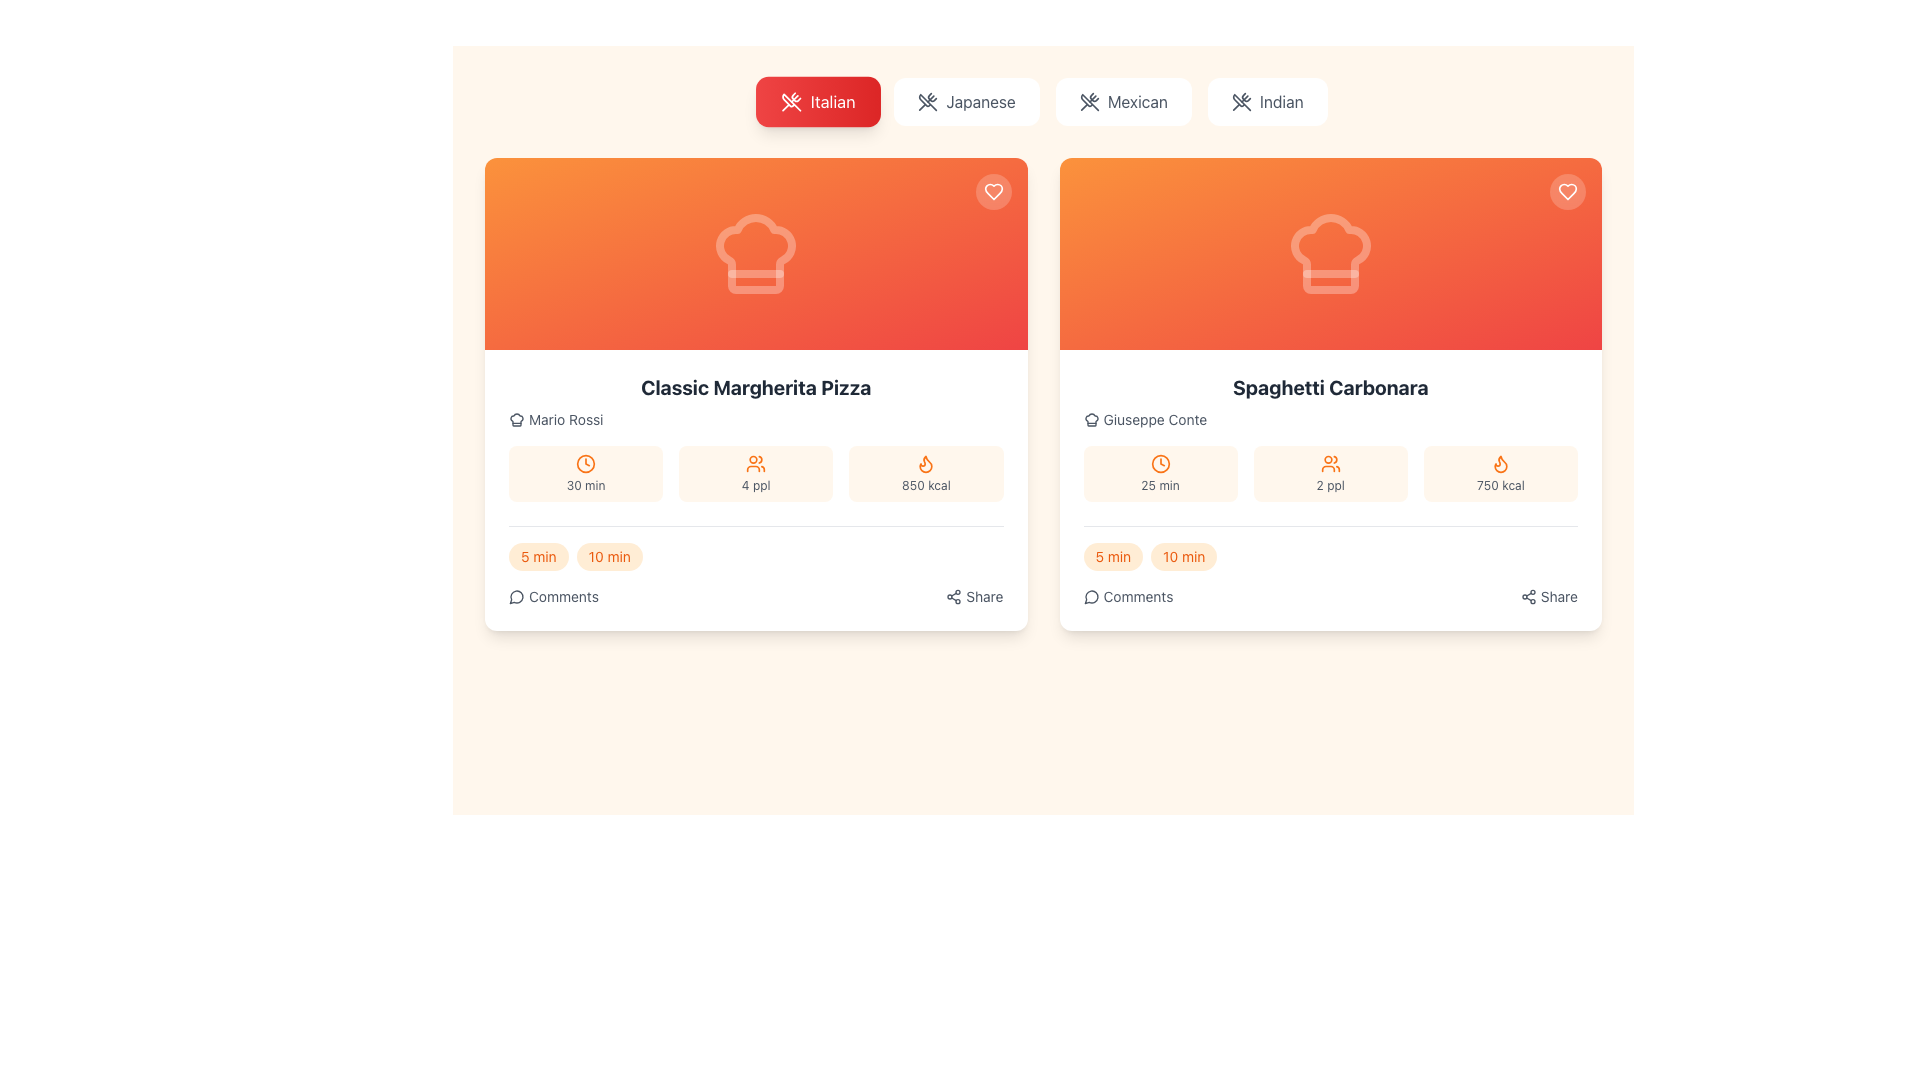 The height and width of the screenshot is (1080, 1920). I want to click on the text label that identifies the author of the recipe 'Spaghetti Carbonara', located to the right of the chef's hat icon and above the cooking time information, so click(1155, 419).